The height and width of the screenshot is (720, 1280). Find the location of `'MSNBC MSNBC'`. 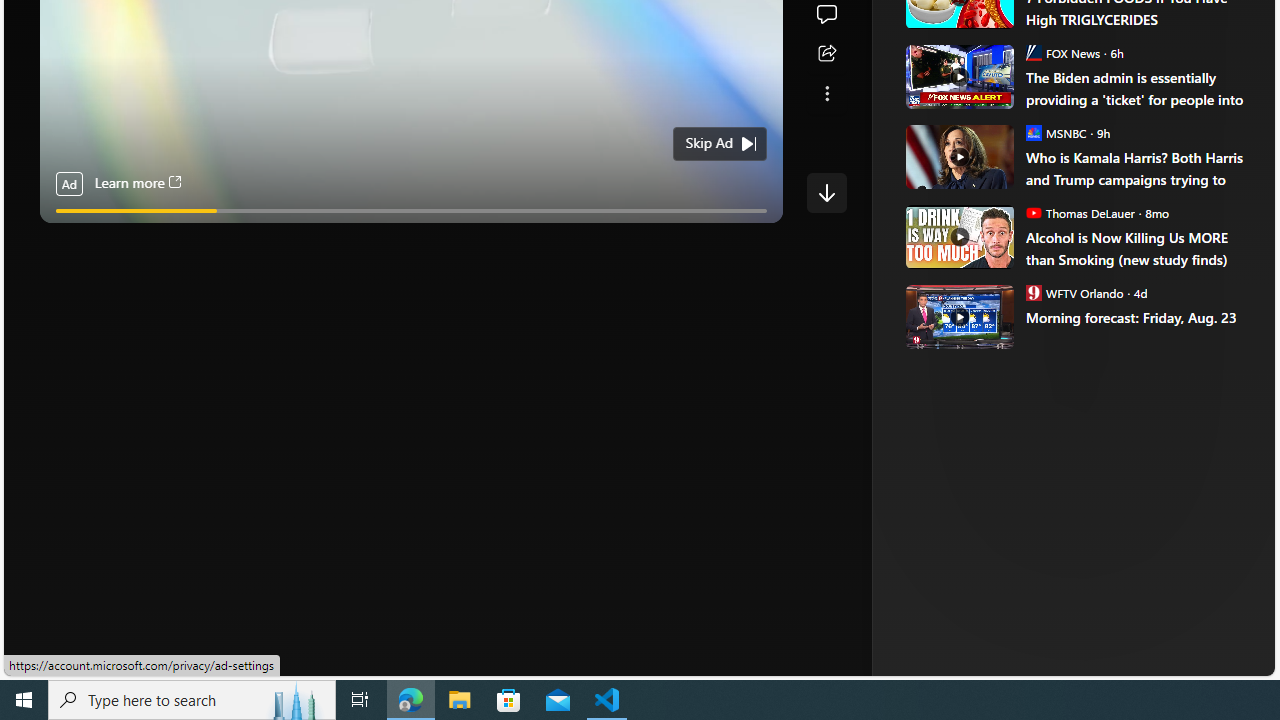

'MSNBC MSNBC' is located at coordinates (1055, 132).